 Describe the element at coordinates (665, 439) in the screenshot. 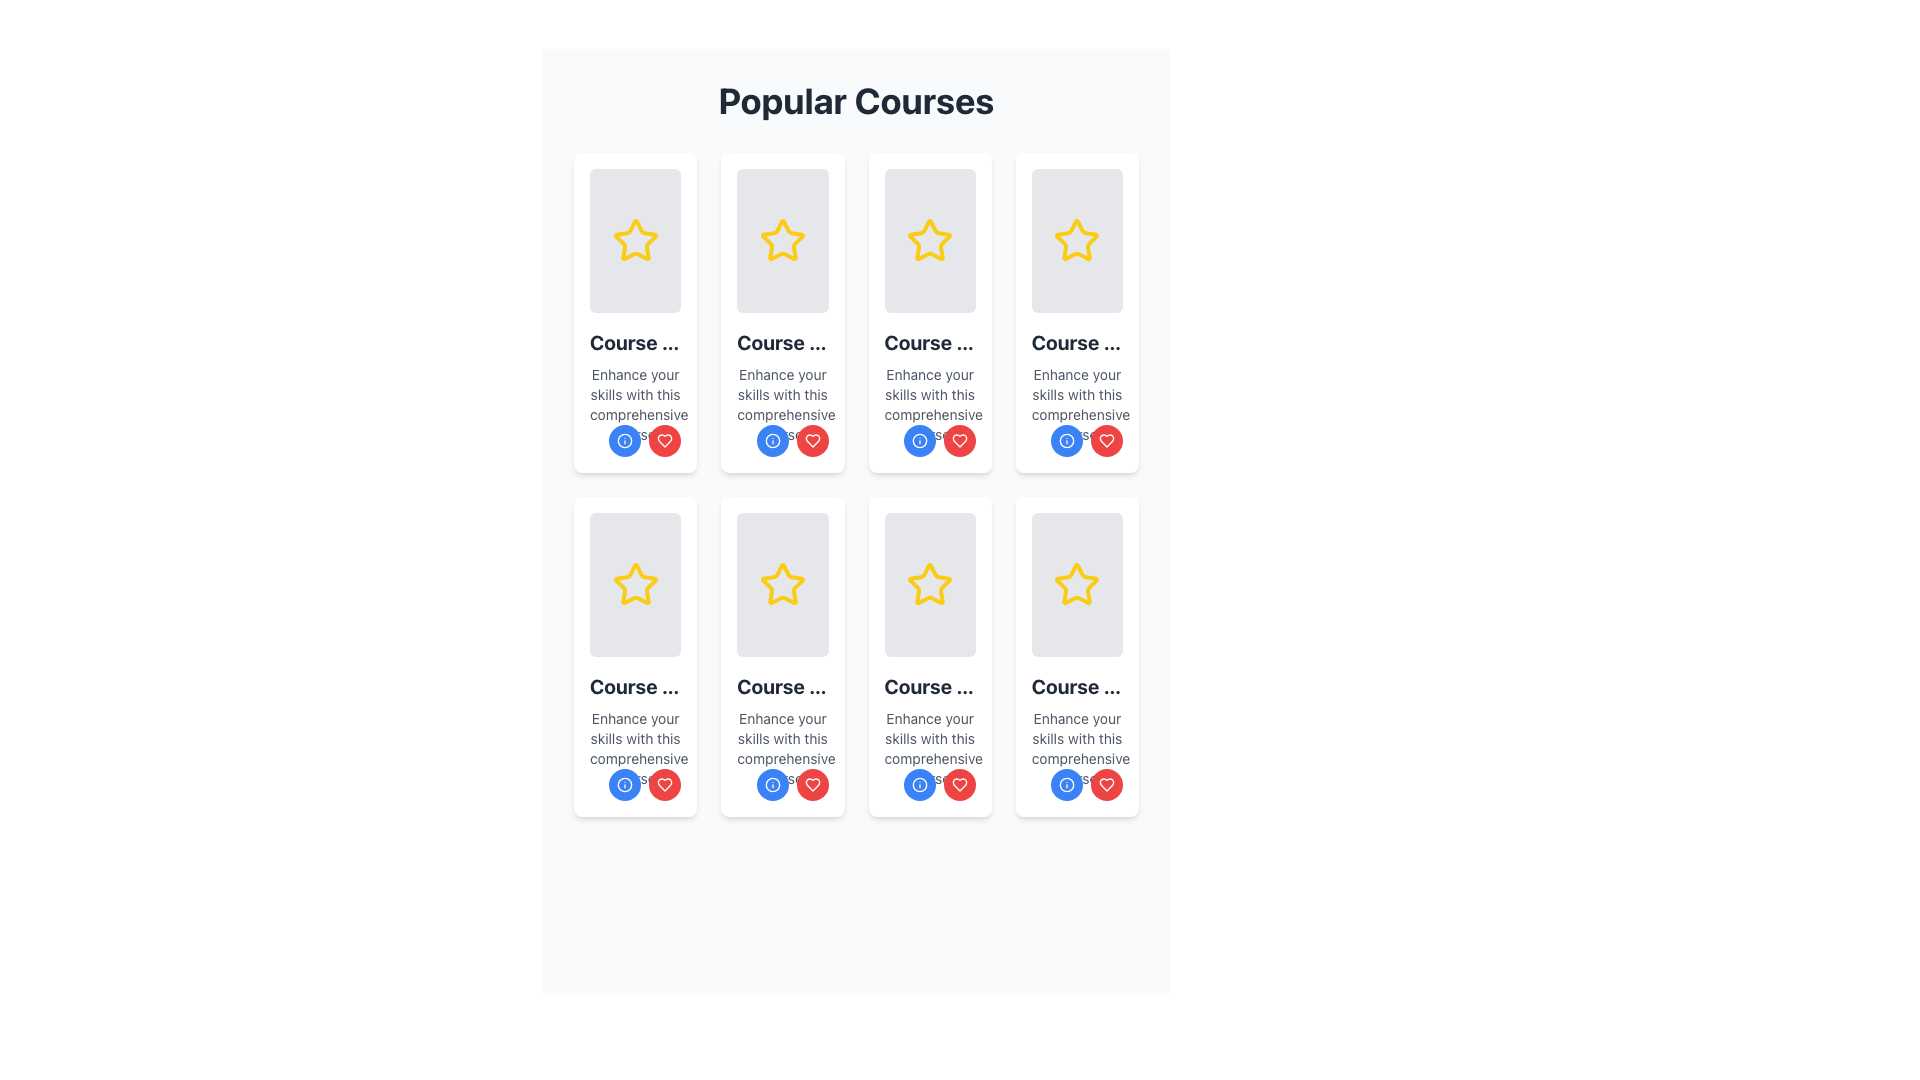

I see `the heart icon button located at the bottom right corner of the sixth course card` at that location.